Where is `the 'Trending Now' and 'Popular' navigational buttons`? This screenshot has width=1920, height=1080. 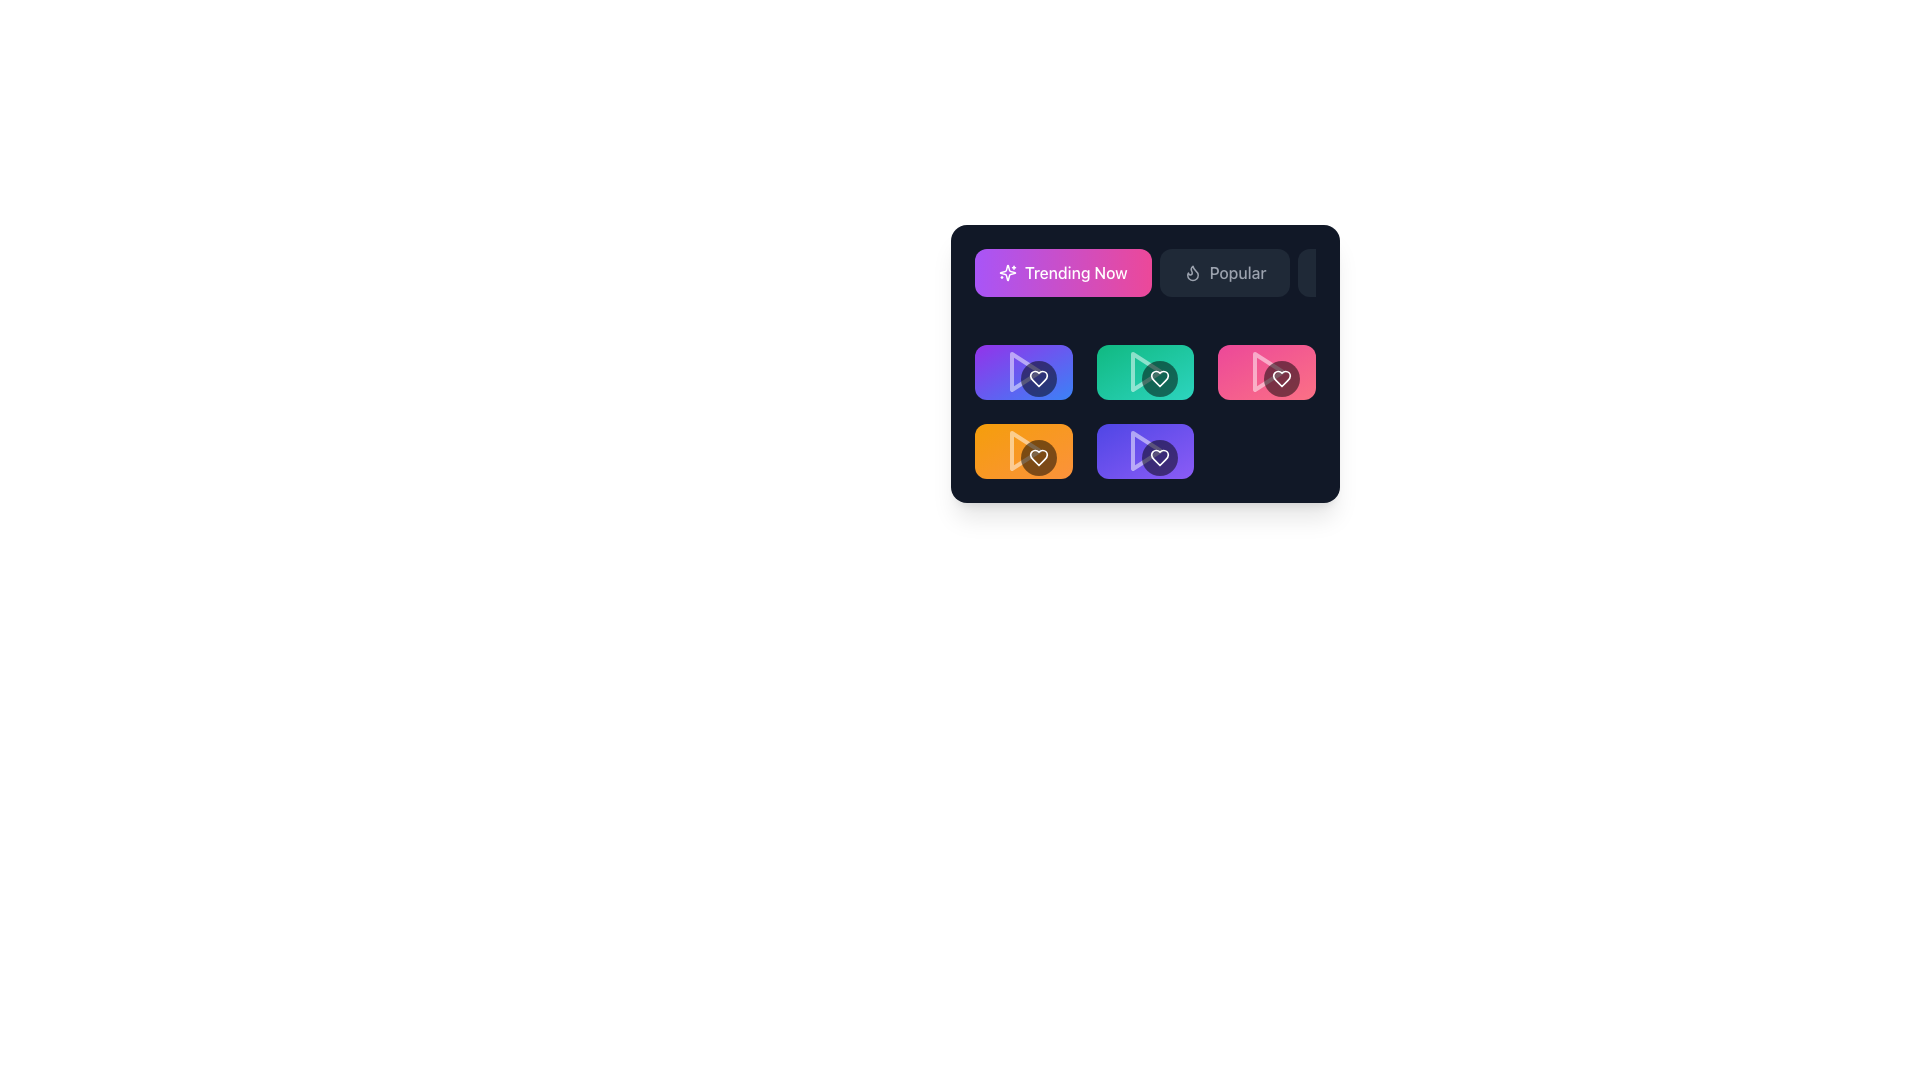 the 'Trending Now' and 'Popular' navigational buttons is located at coordinates (1145, 281).